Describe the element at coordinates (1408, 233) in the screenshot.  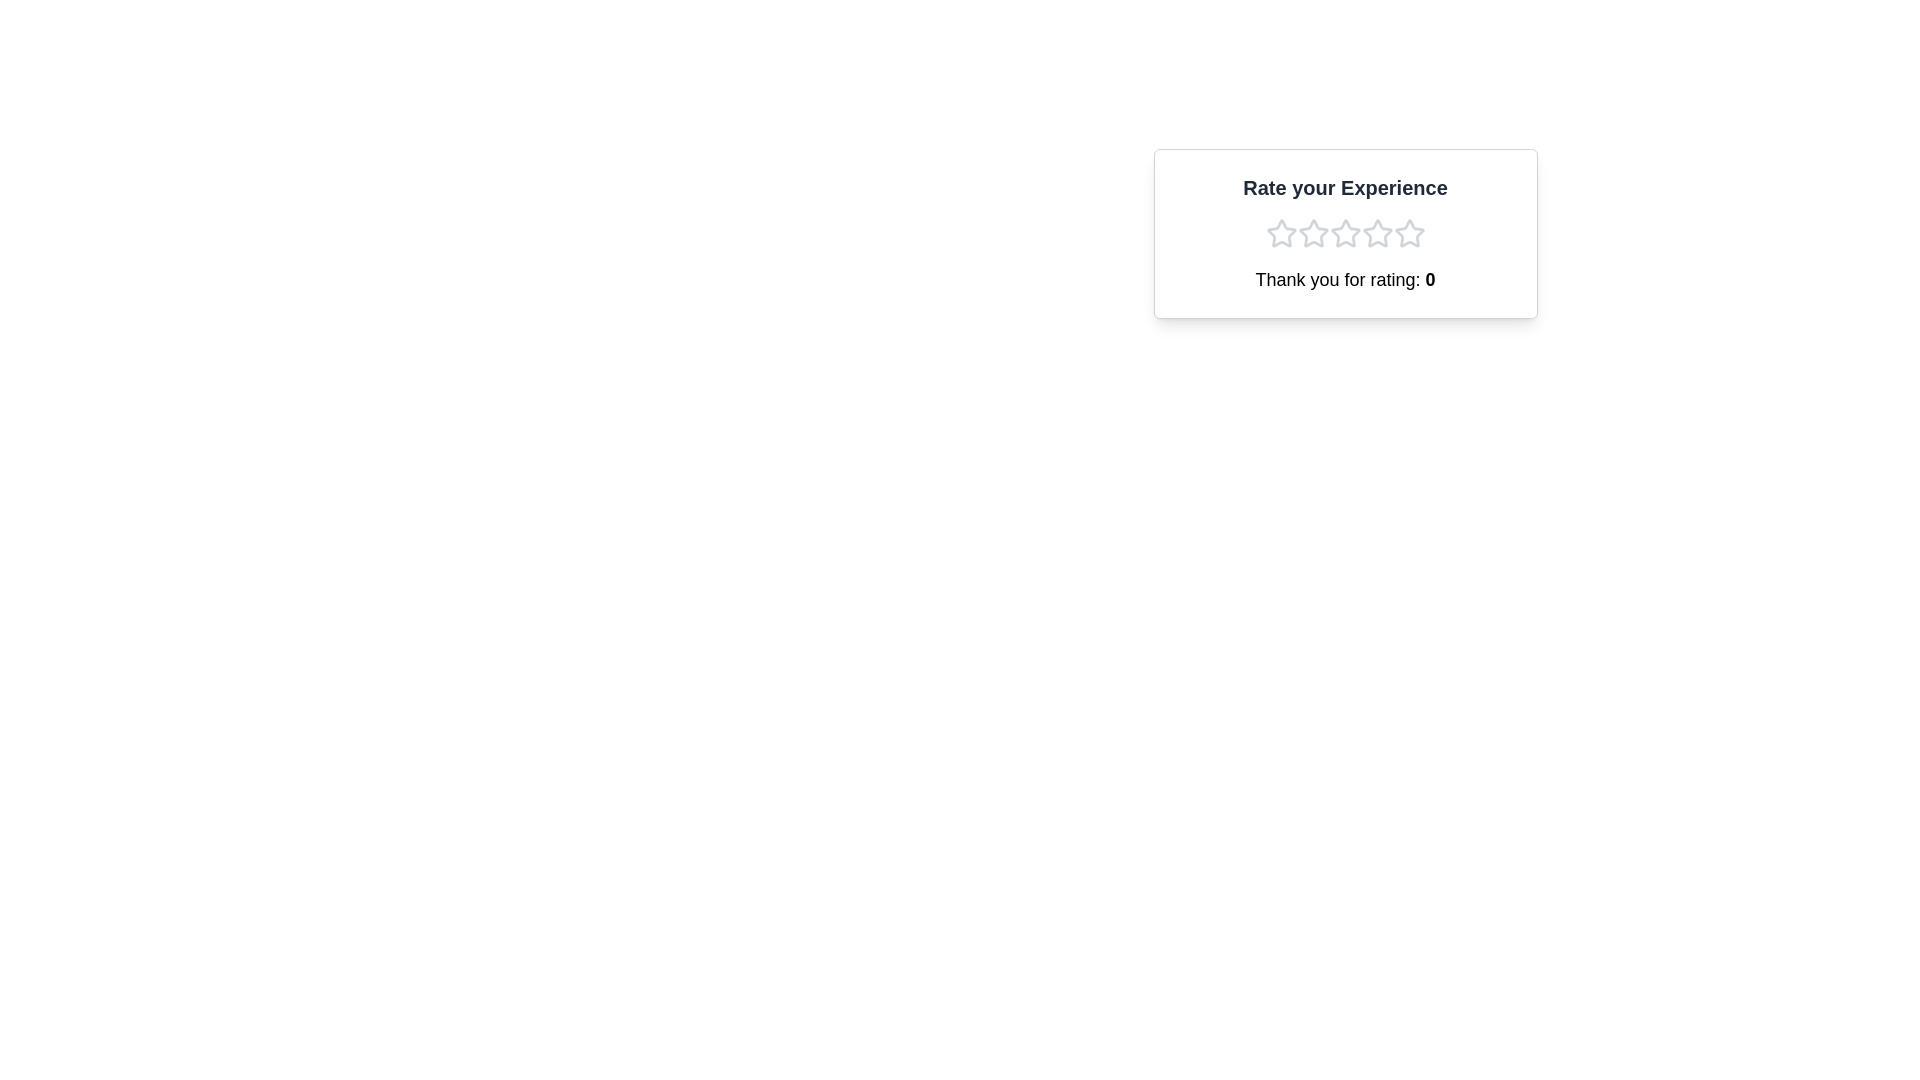
I see `the fifth star in the interactive rating icon to provide a rating of 5` at that location.